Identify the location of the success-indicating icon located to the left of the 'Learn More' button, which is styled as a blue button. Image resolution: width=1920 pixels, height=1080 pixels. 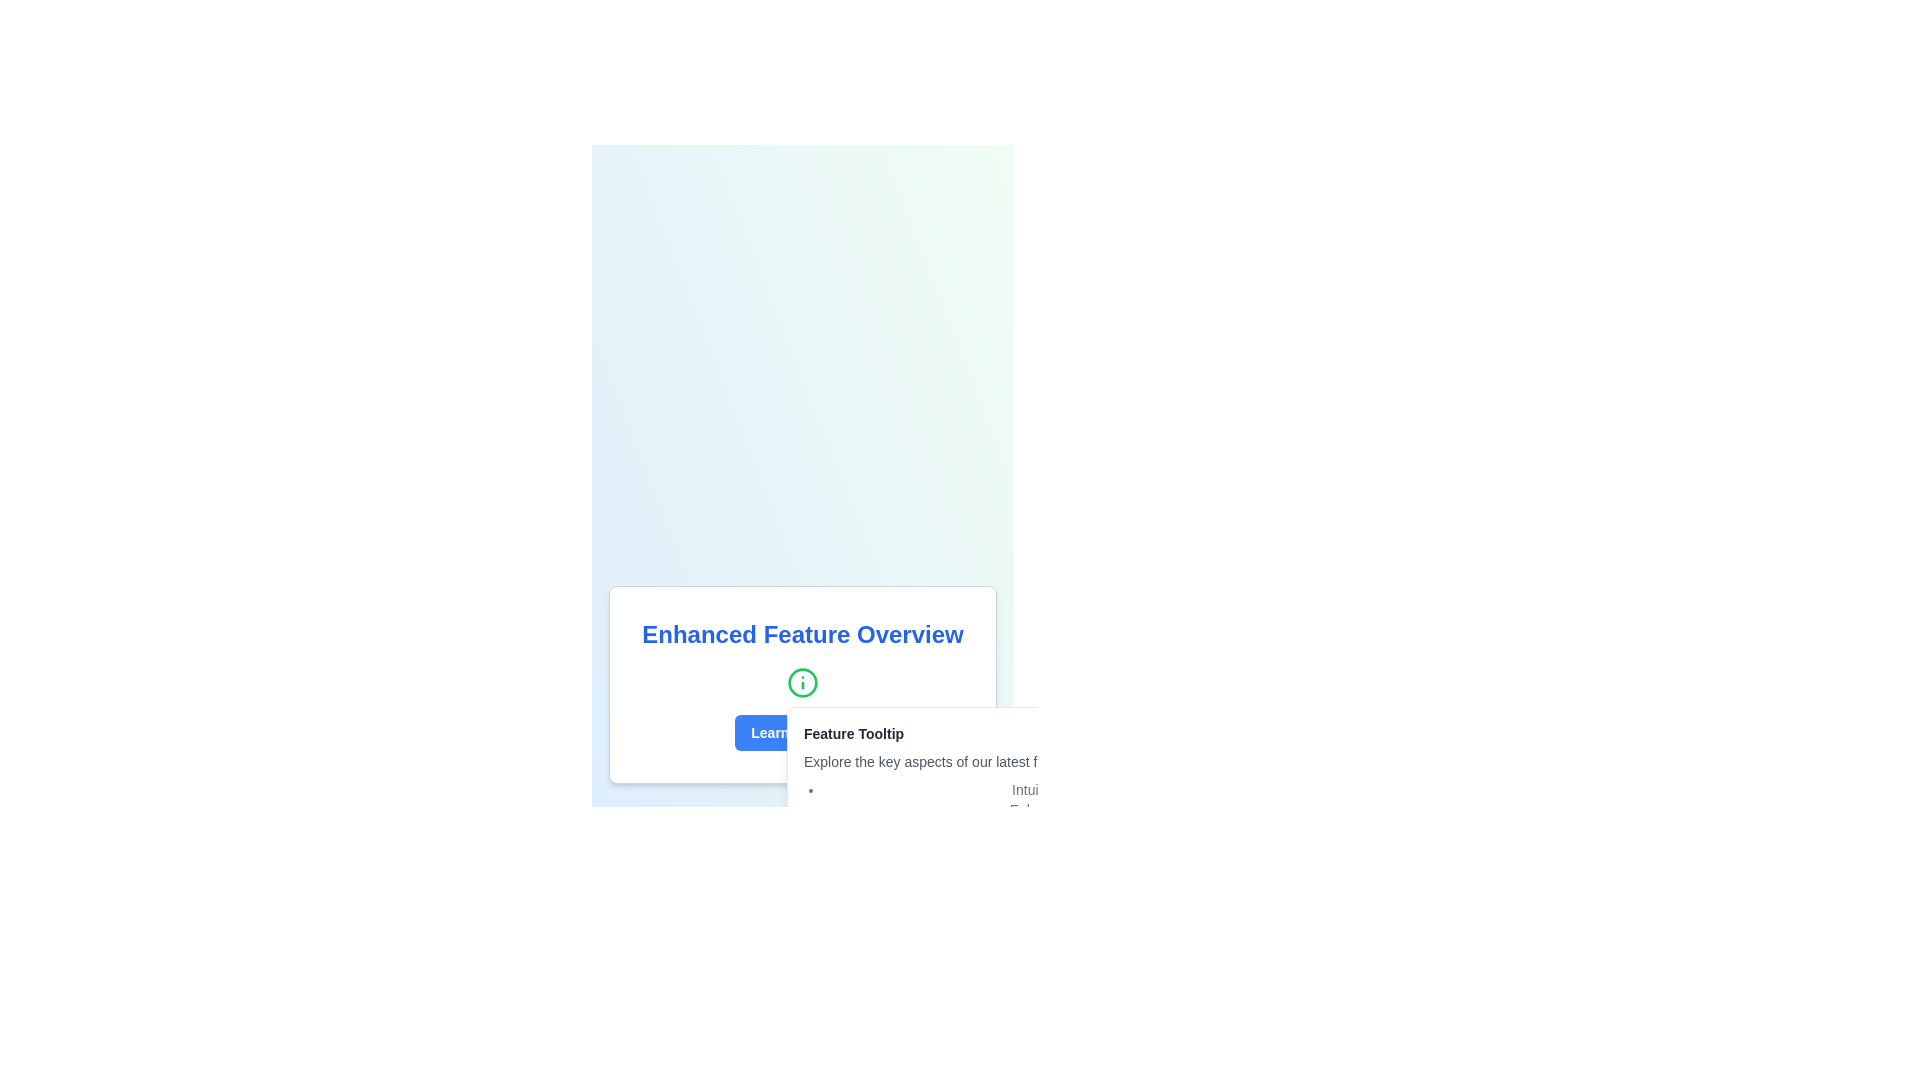
(844, 732).